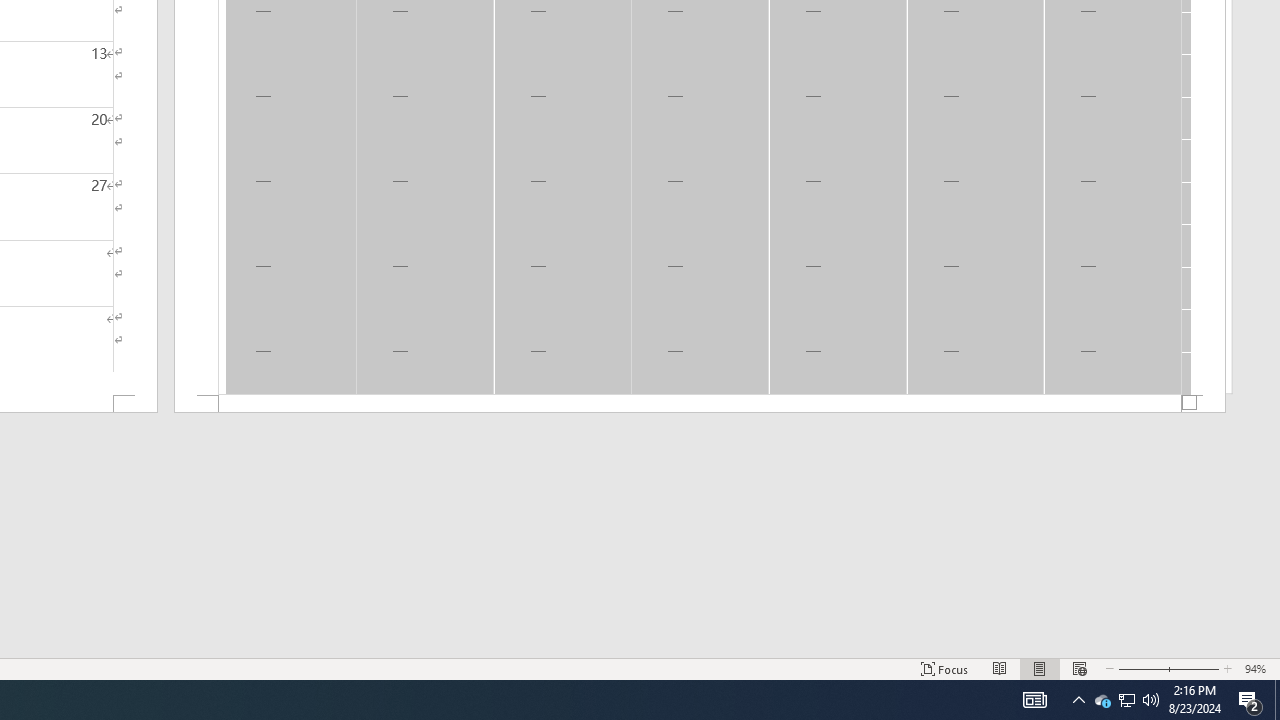 This screenshot has height=720, width=1280. I want to click on 'Read Mode', so click(1000, 669).